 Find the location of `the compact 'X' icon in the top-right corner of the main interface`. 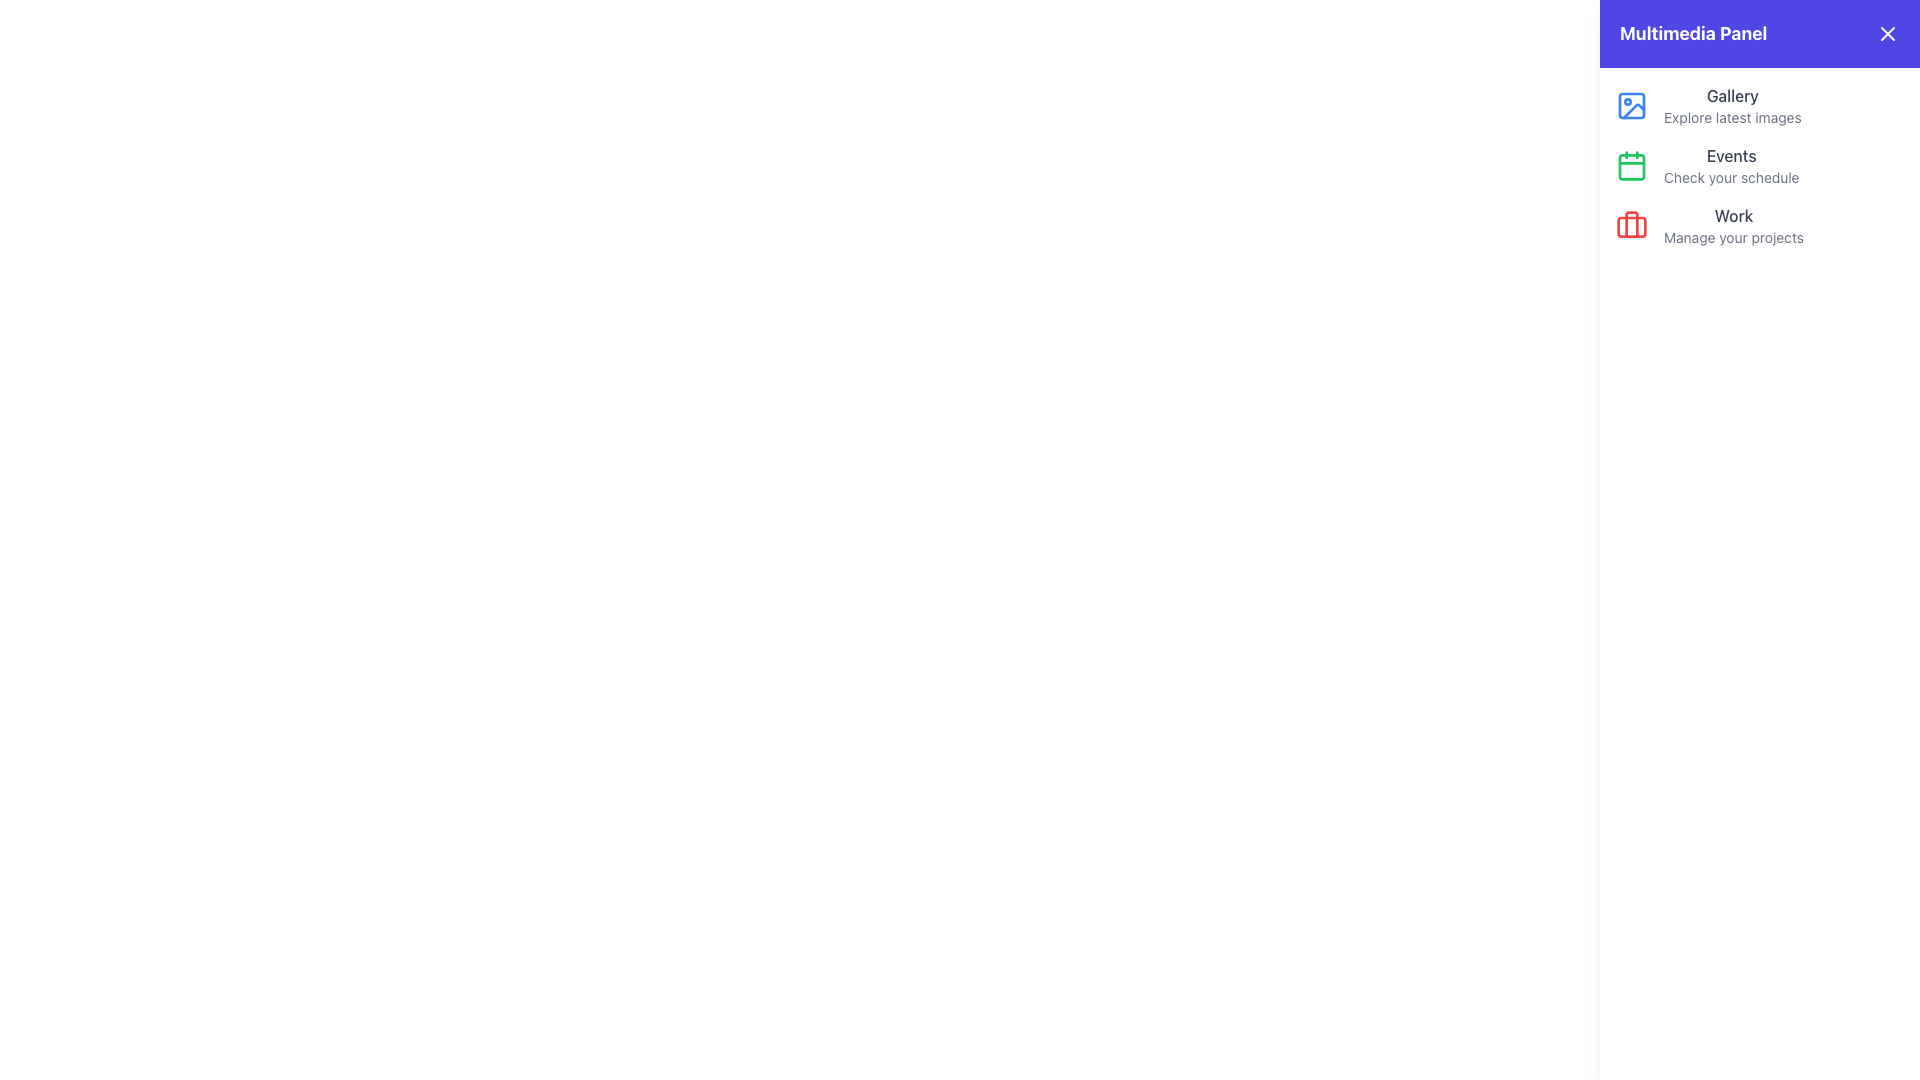

the compact 'X' icon in the top-right corner of the main interface is located at coordinates (1875, 43).